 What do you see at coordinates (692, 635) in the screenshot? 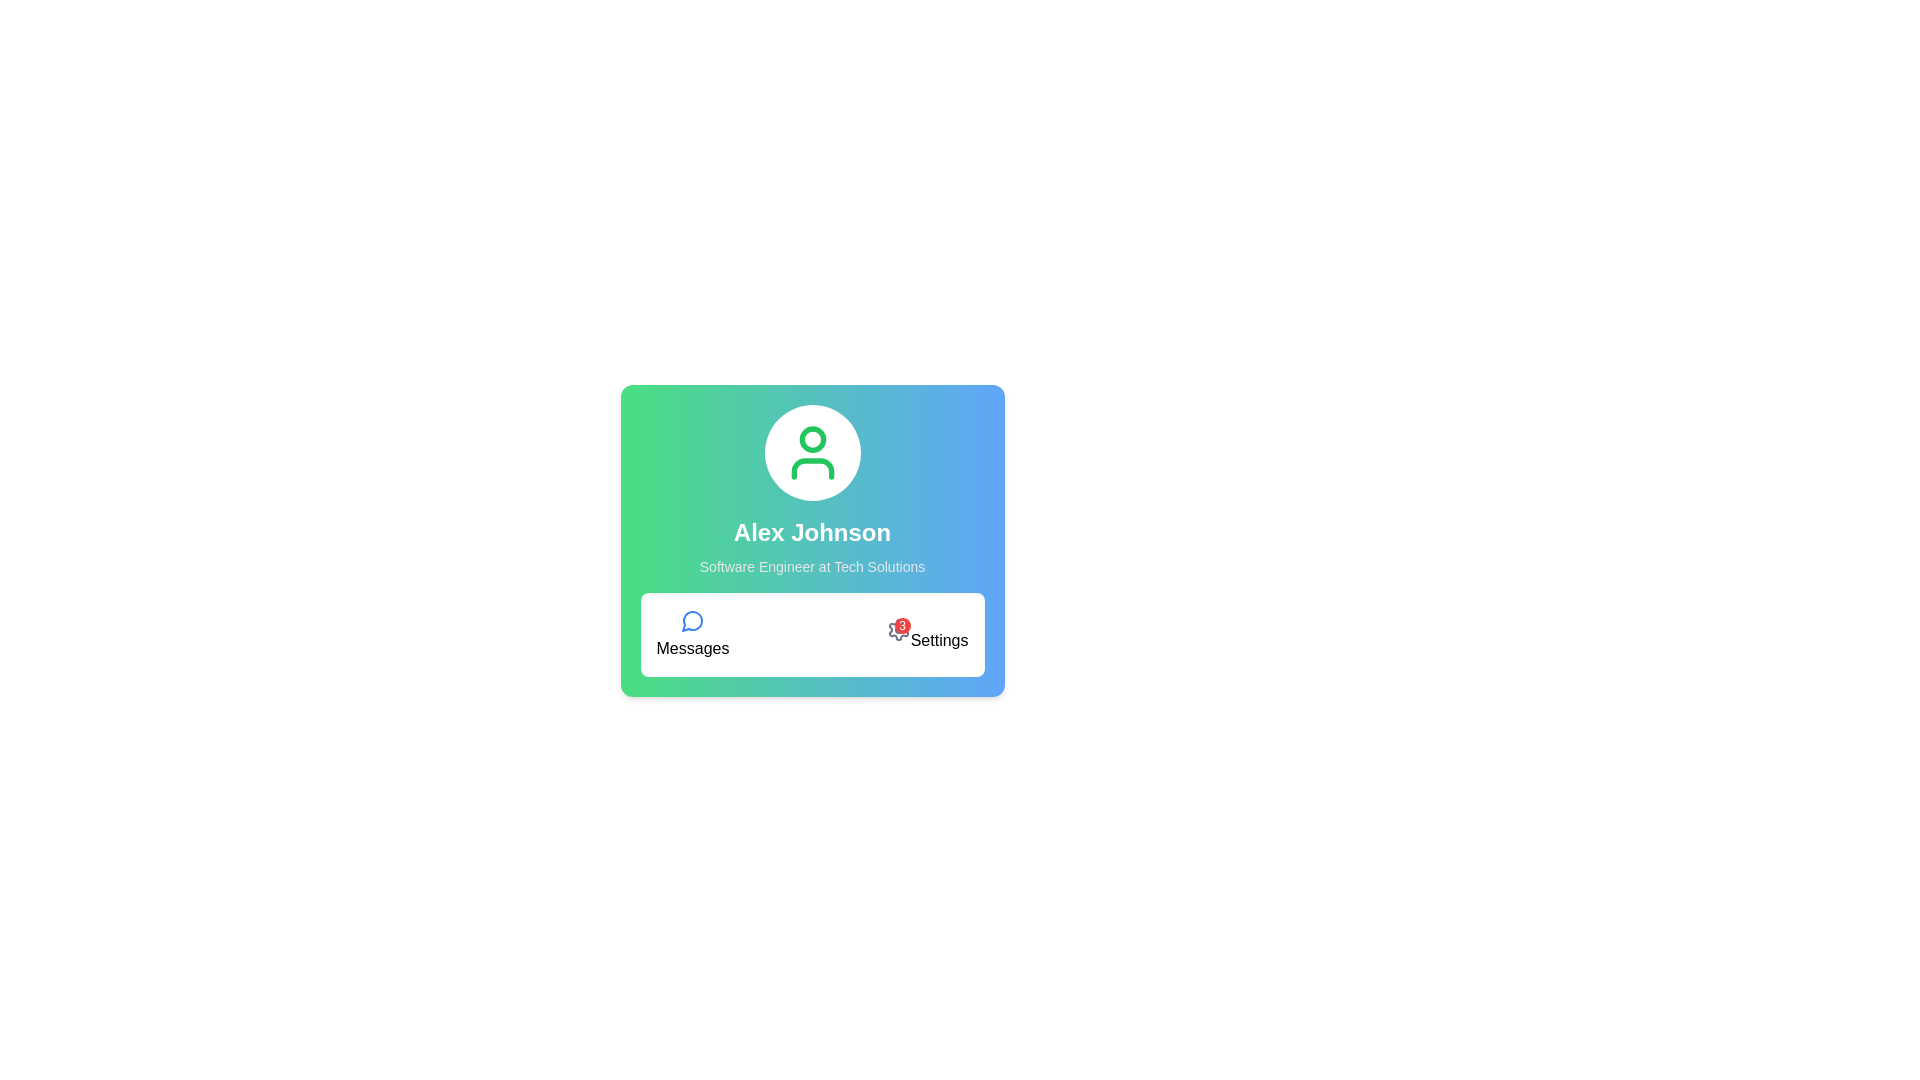
I see `the blue circular speech bubble icon labeled 'Messages'` at bounding box center [692, 635].